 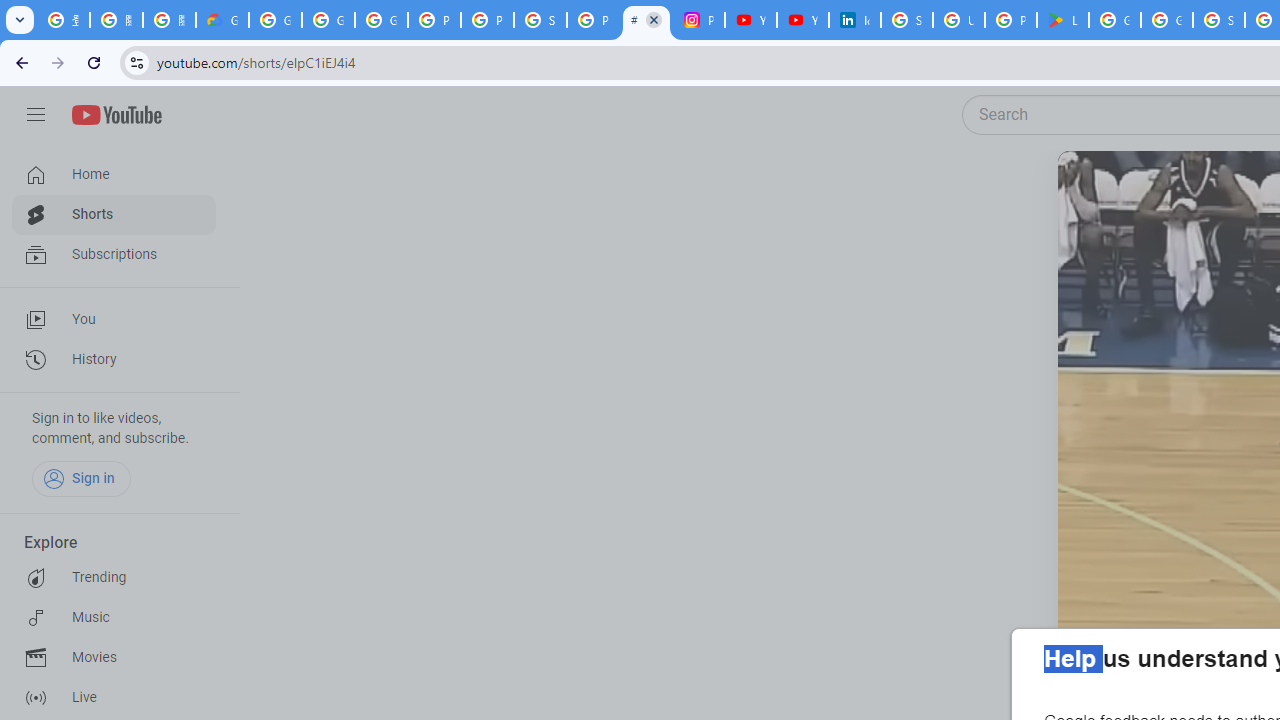 I want to click on 'Play (k)', so click(x=1096, y=191).